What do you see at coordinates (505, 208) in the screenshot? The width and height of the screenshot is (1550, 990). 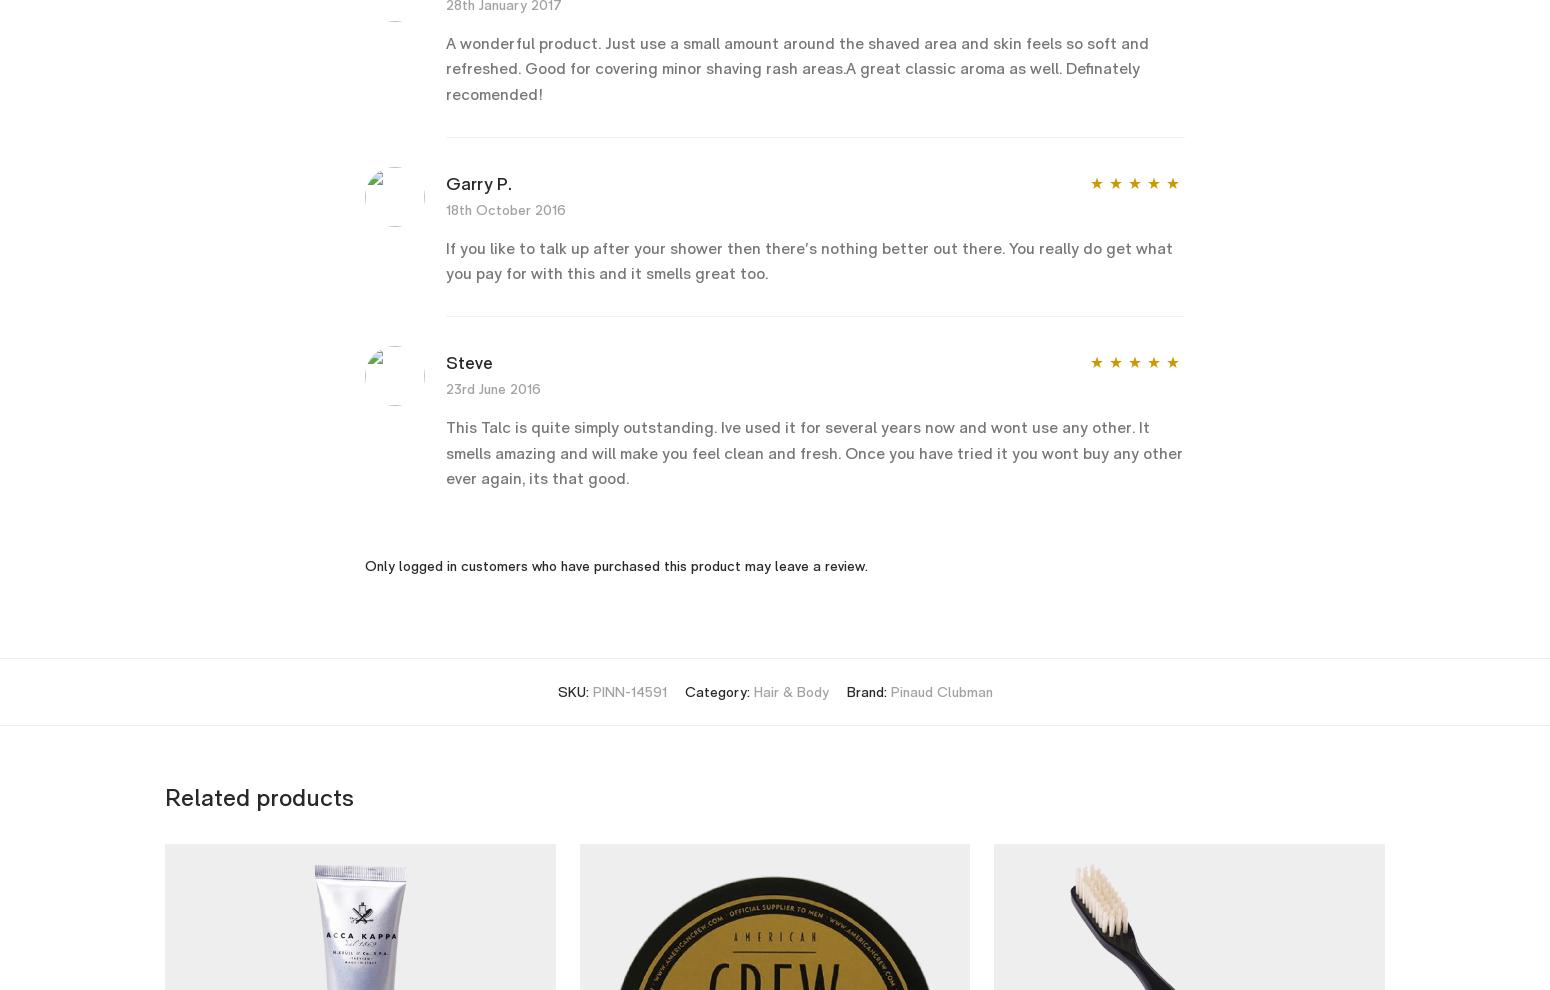 I see `'18th October 2016'` at bounding box center [505, 208].